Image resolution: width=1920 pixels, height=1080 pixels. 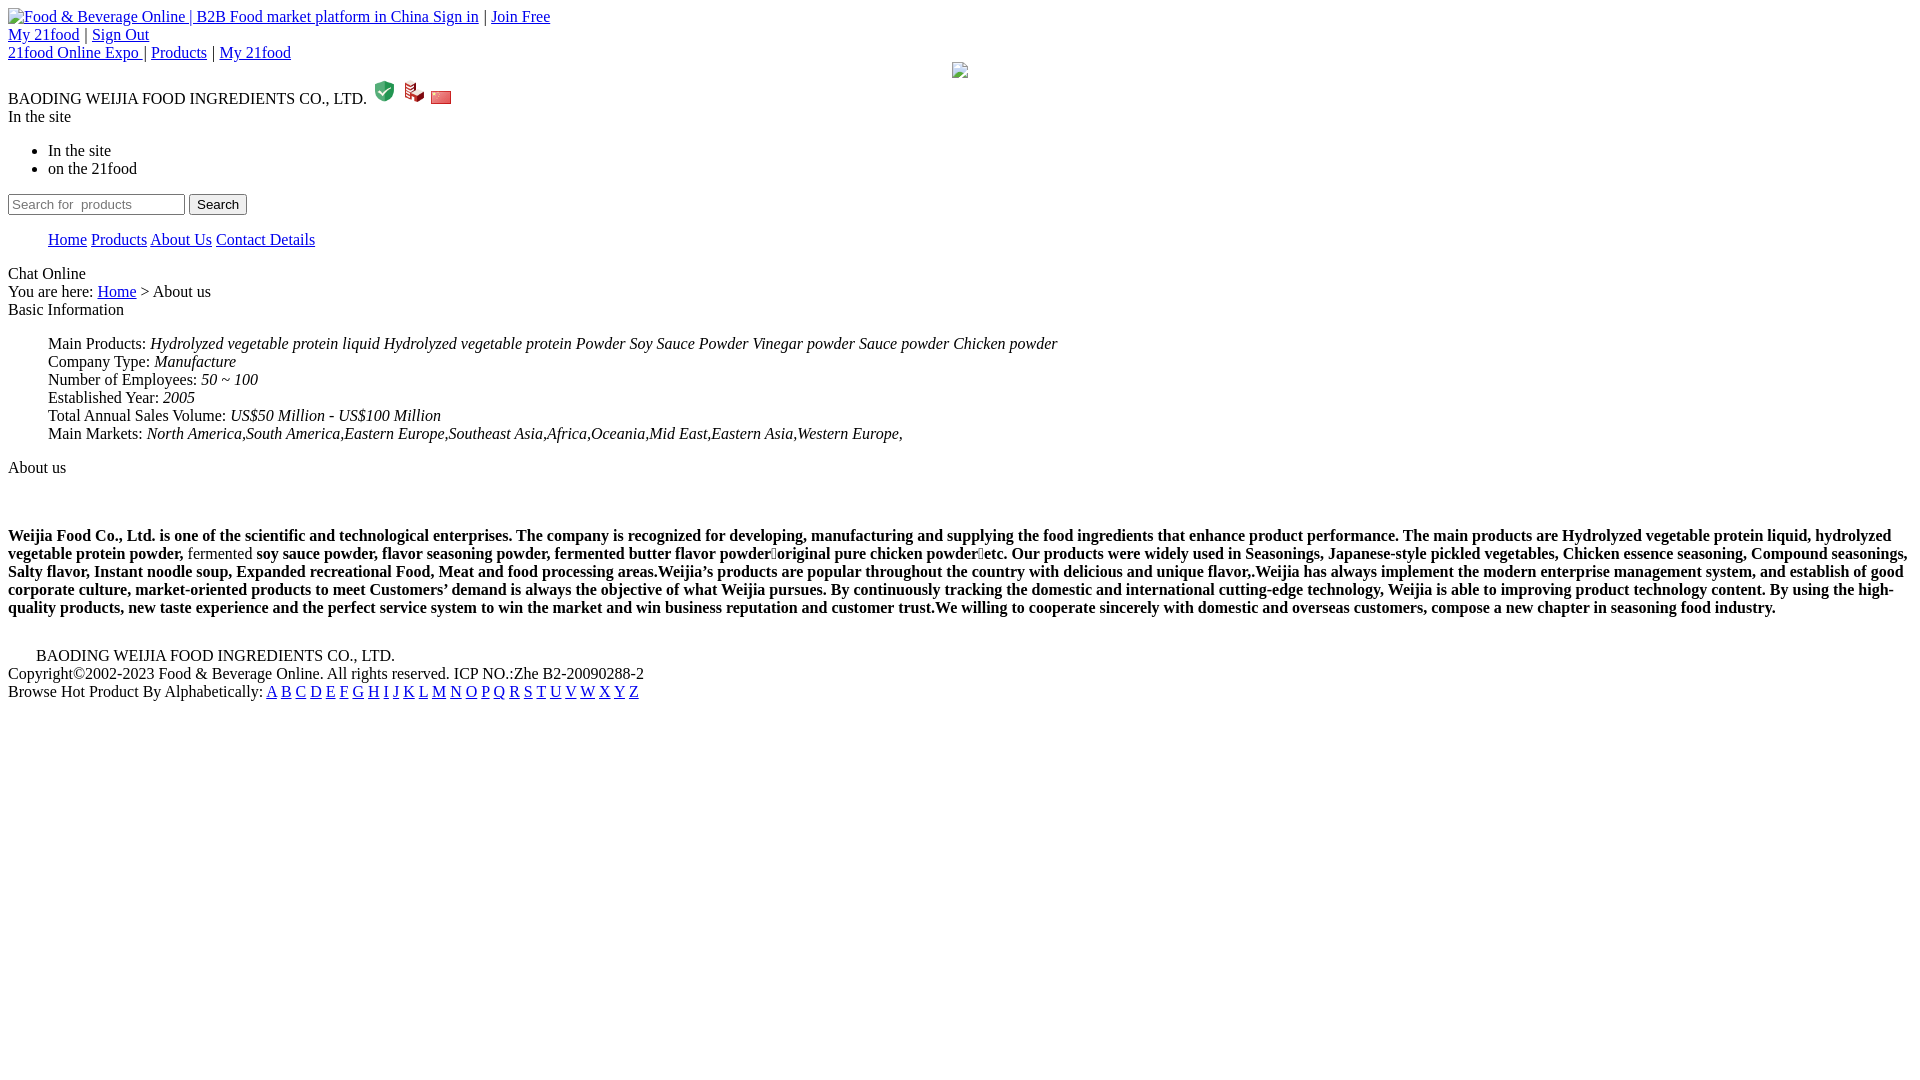 What do you see at coordinates (75, 51) in the screenshot?
I see `'21food Online Expo'` at bounding box center [75, 51].